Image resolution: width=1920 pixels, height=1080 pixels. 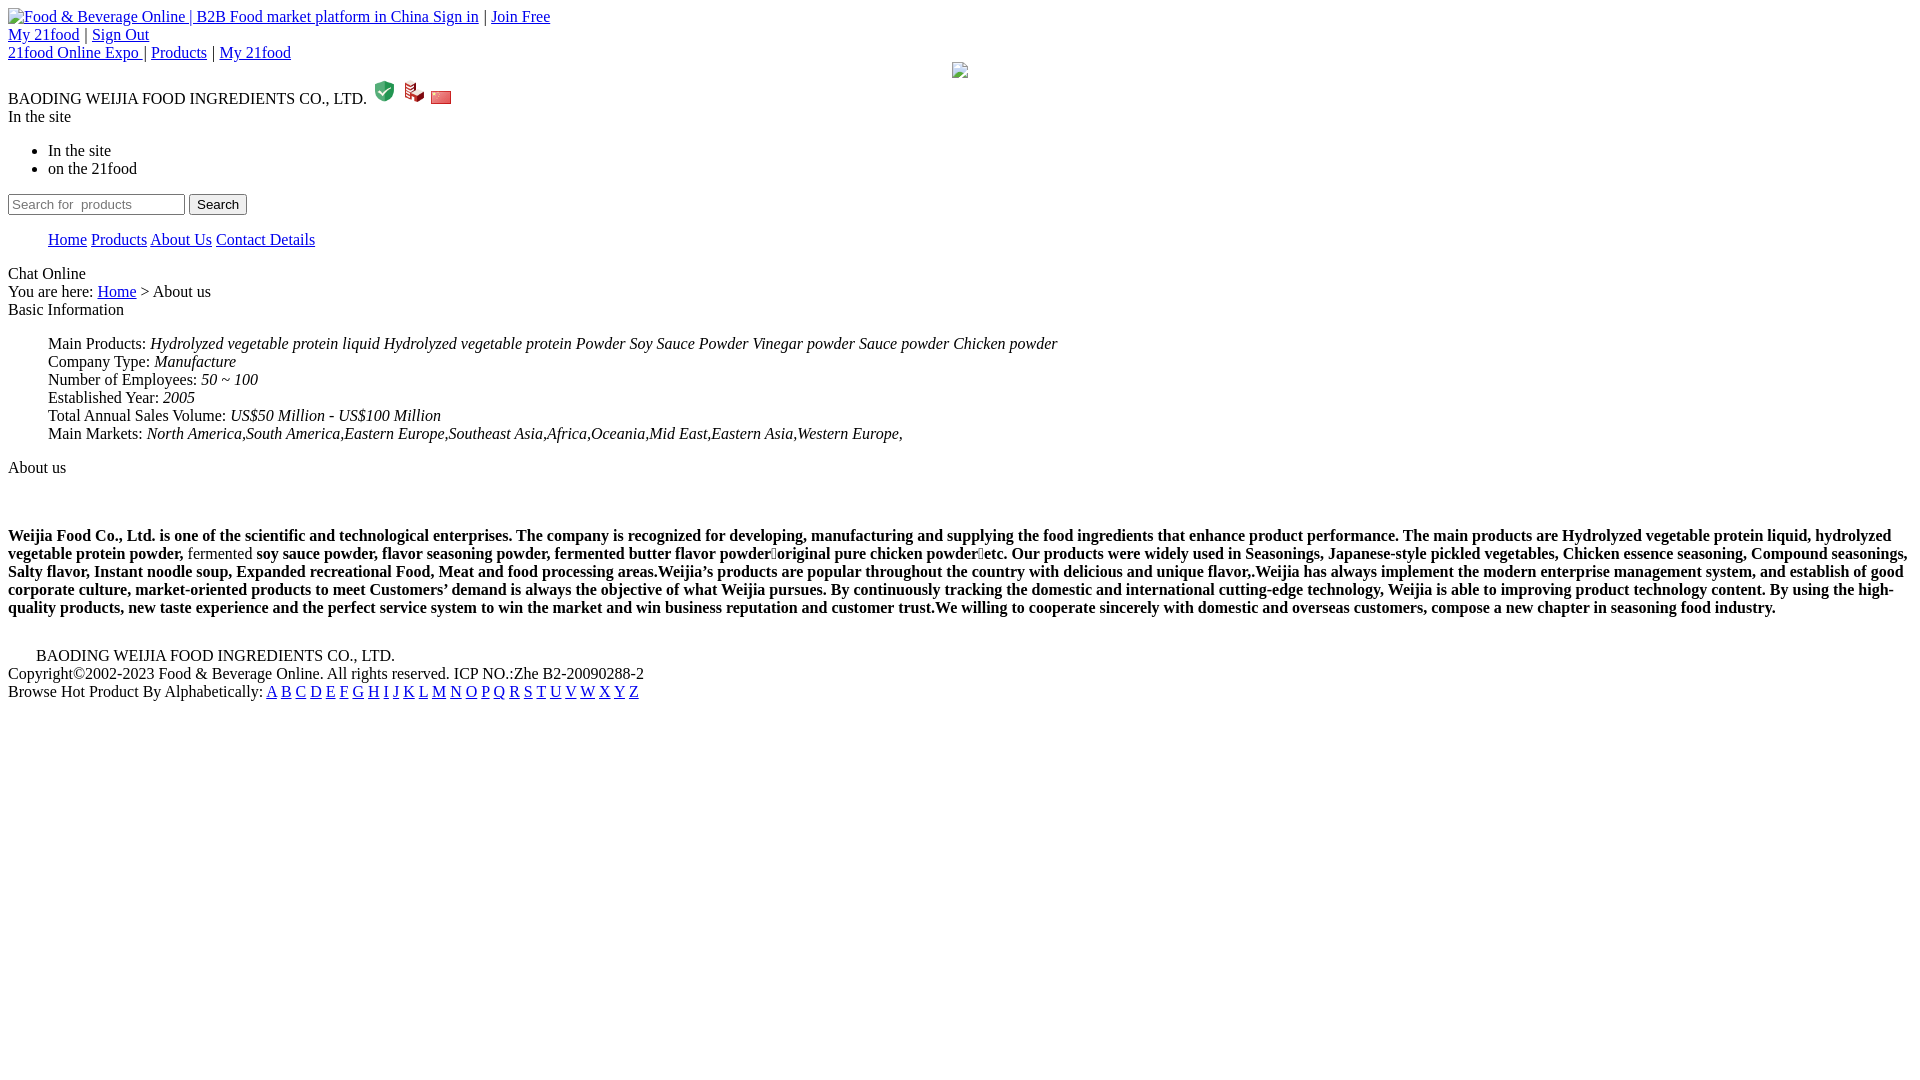 What do you see at coordinates (75, 51) in the screenshot?
I see `'21food Online Expo'` at bounding box center [75, 51].